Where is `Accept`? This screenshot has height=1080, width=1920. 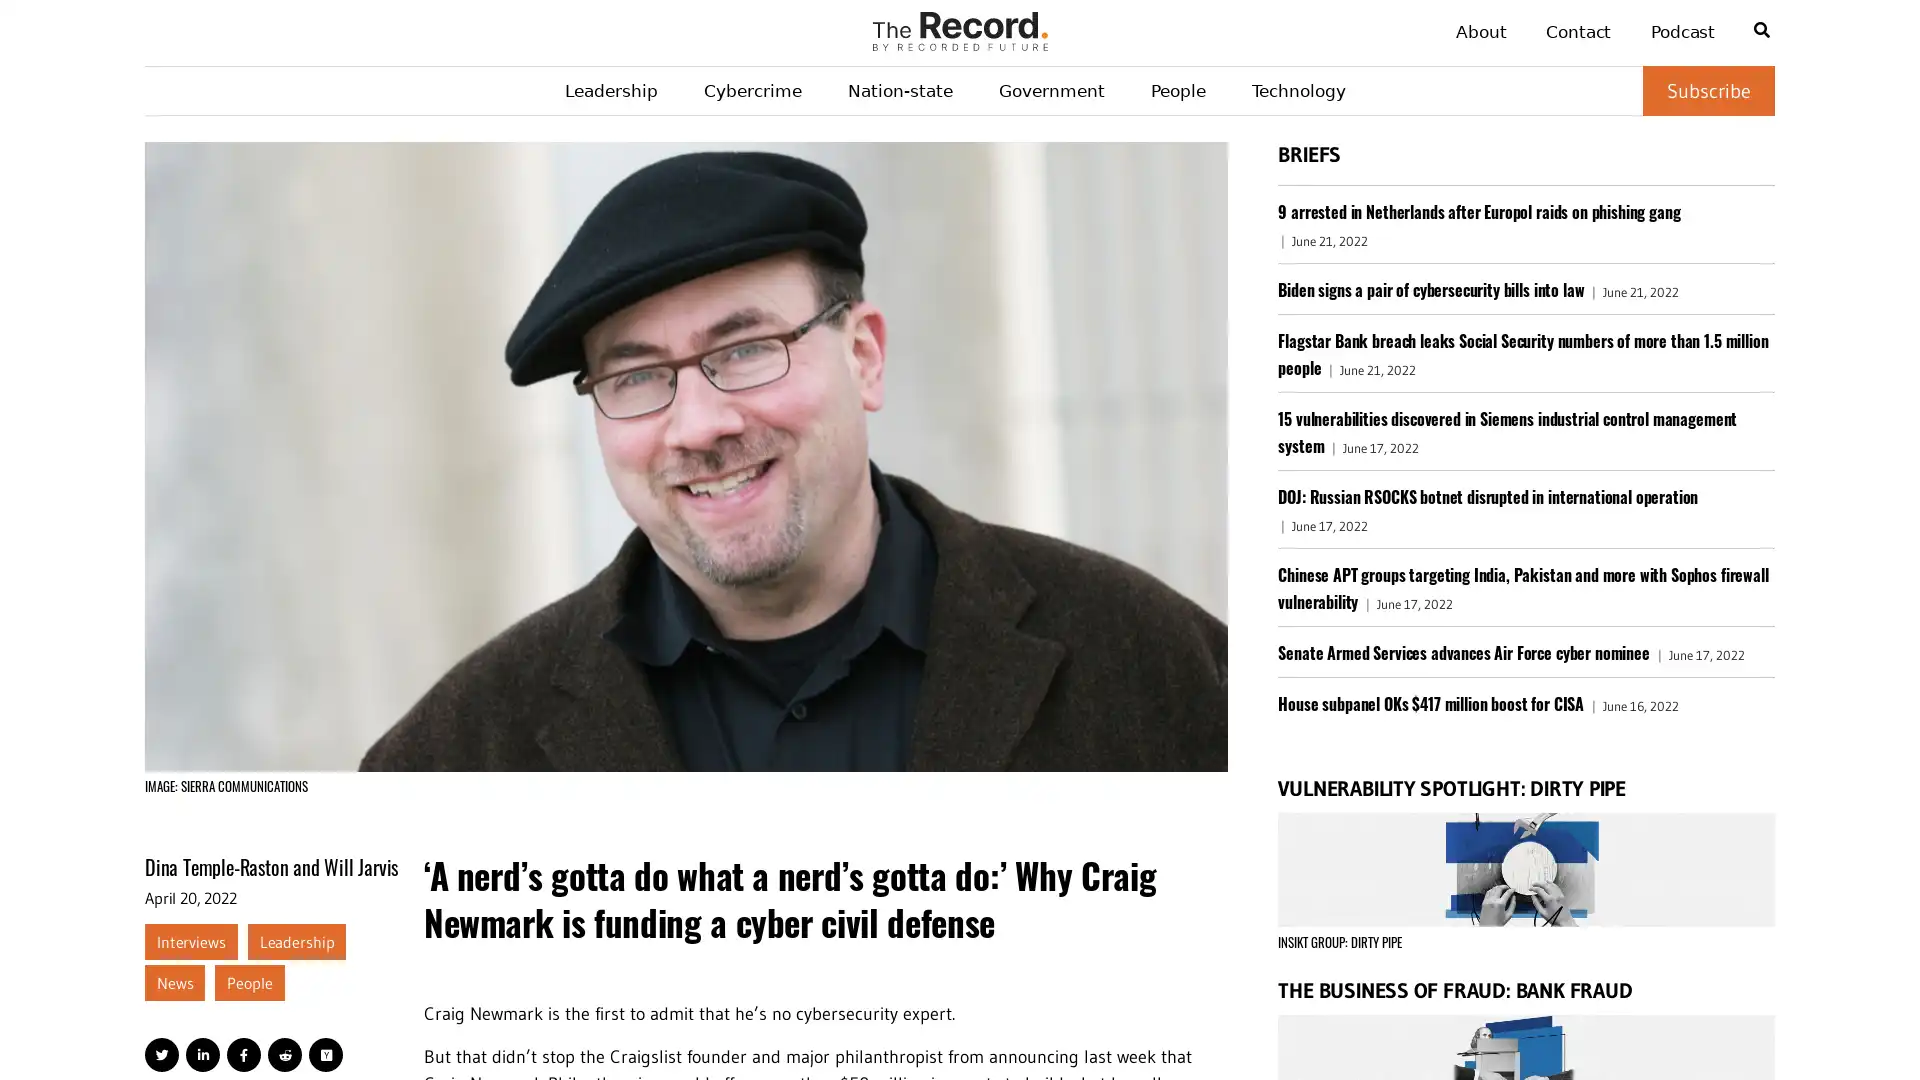 Accept is located at coordinates (1850, 1030).